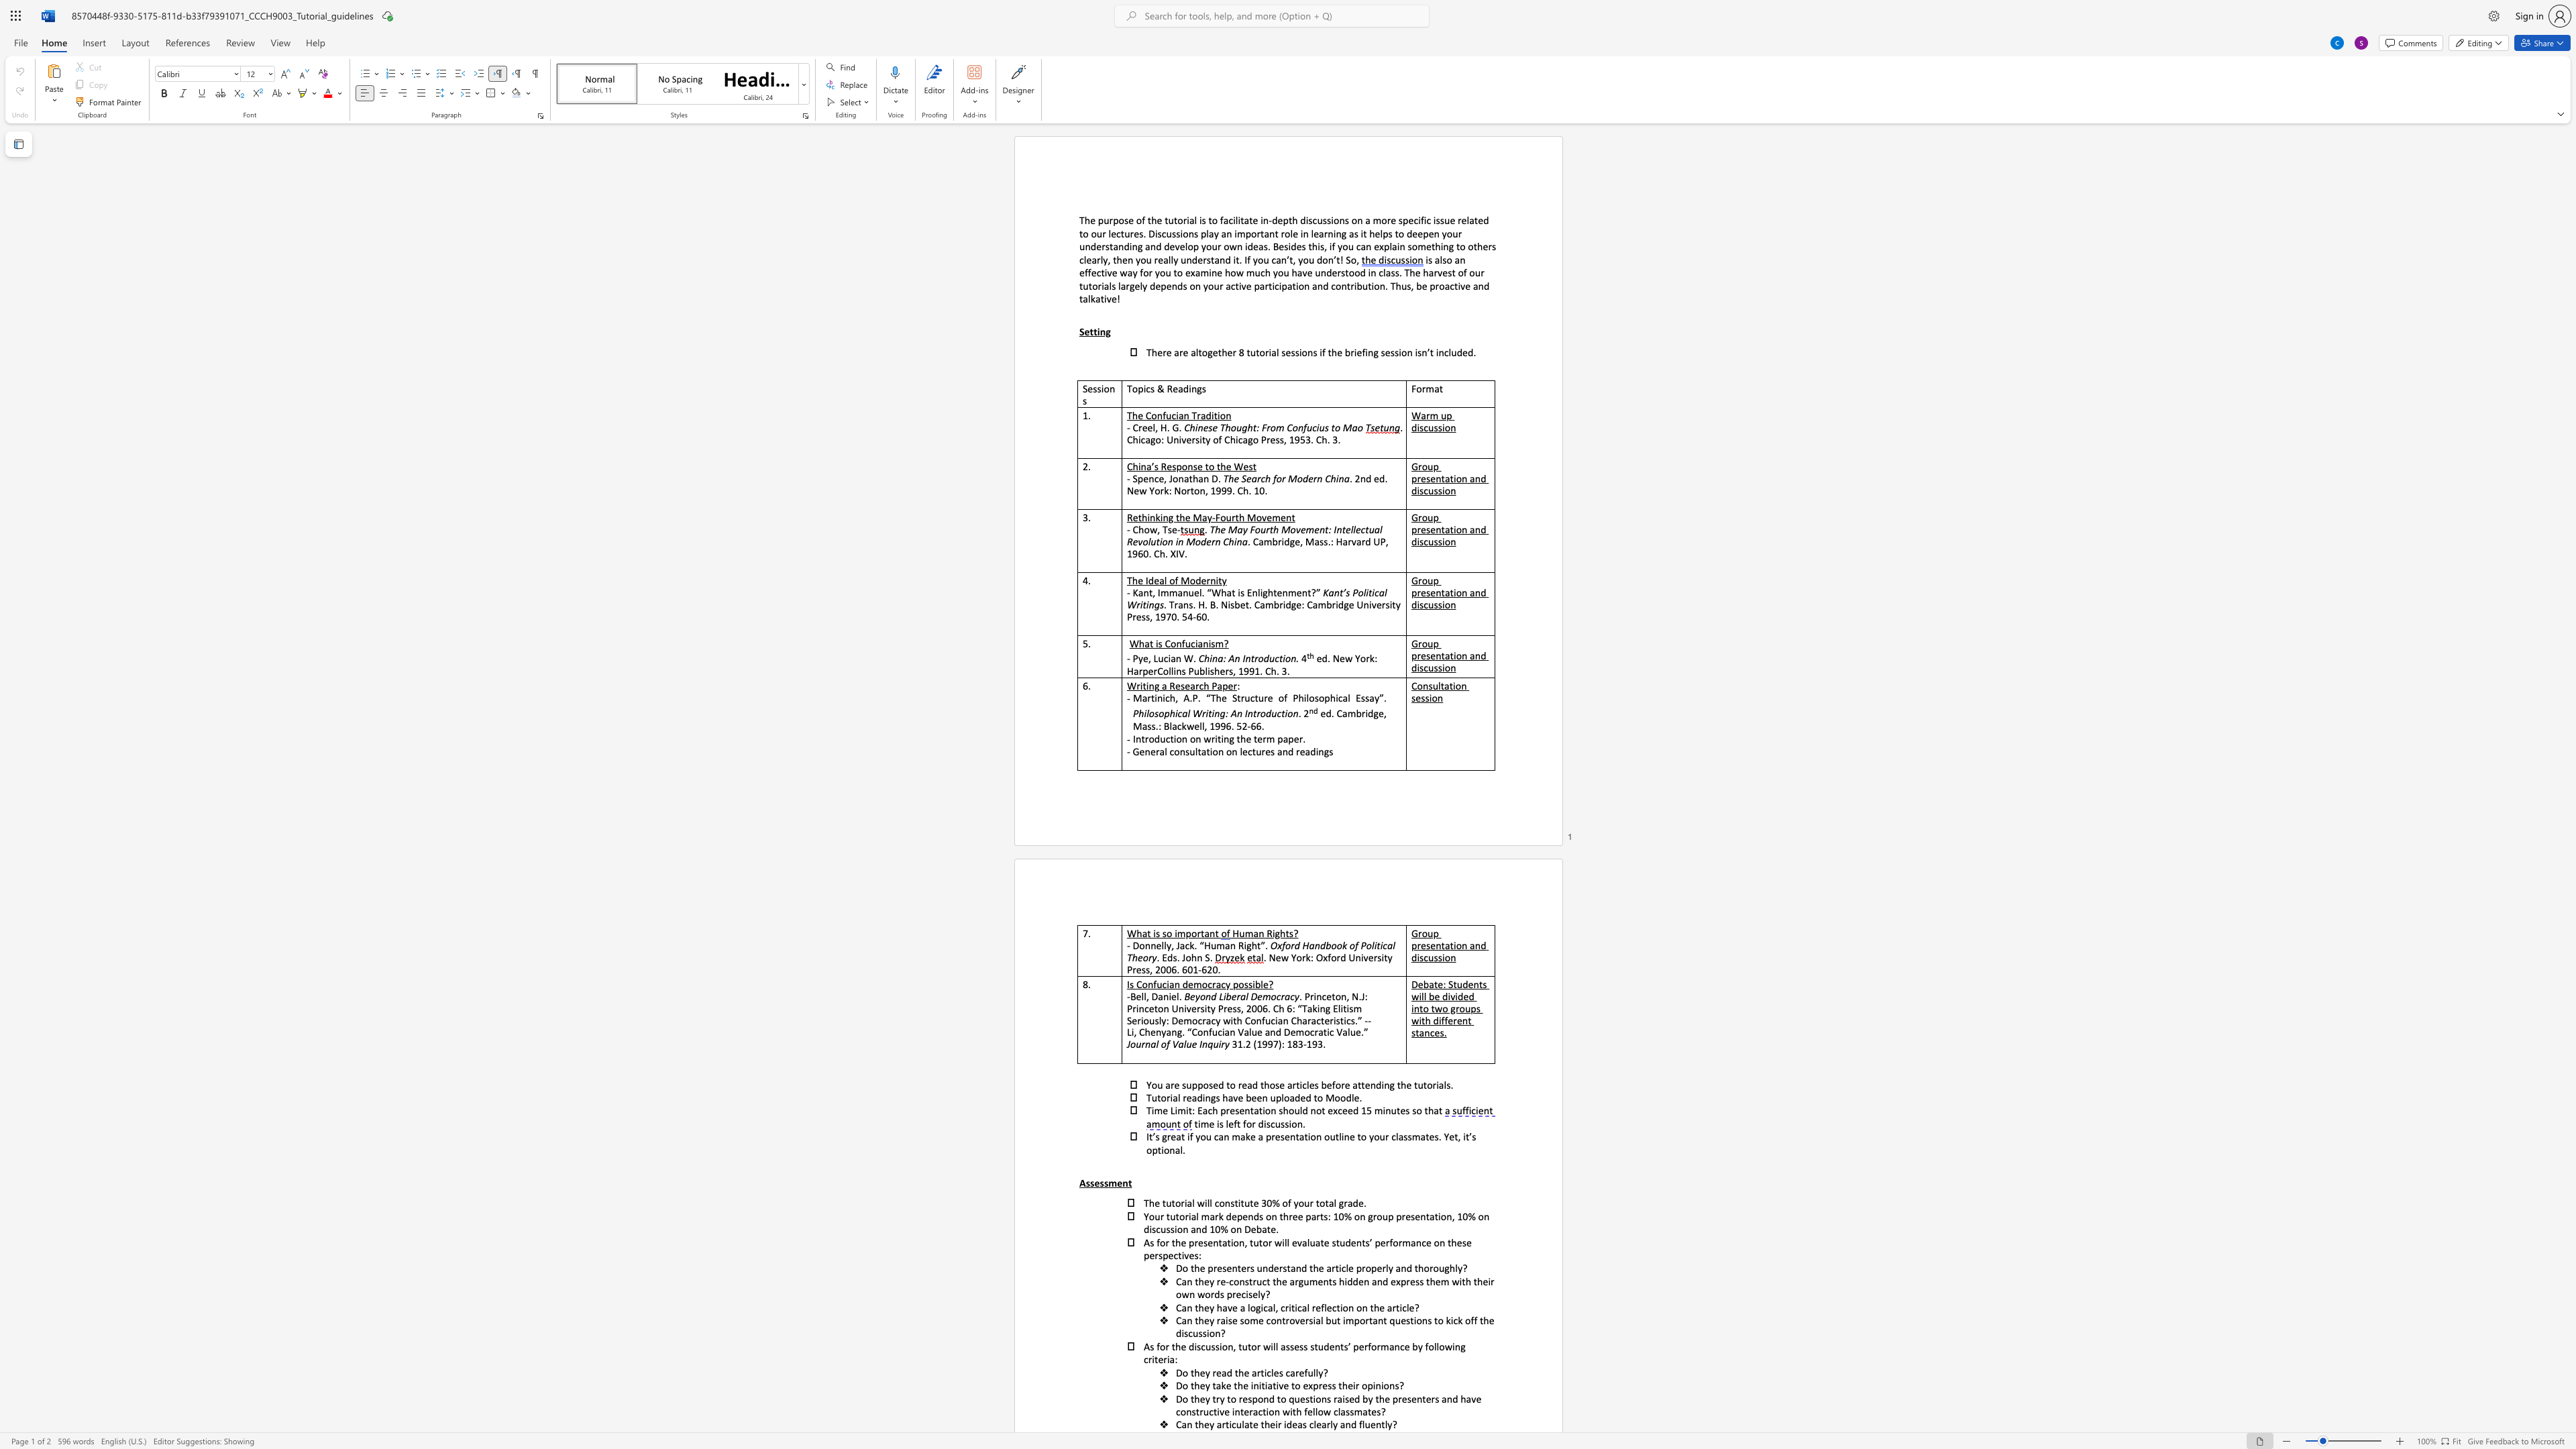 The width and height of the screenshot is (2576, 1449). I want to click on the 1th character "s" in the text, so click(1184, 284).